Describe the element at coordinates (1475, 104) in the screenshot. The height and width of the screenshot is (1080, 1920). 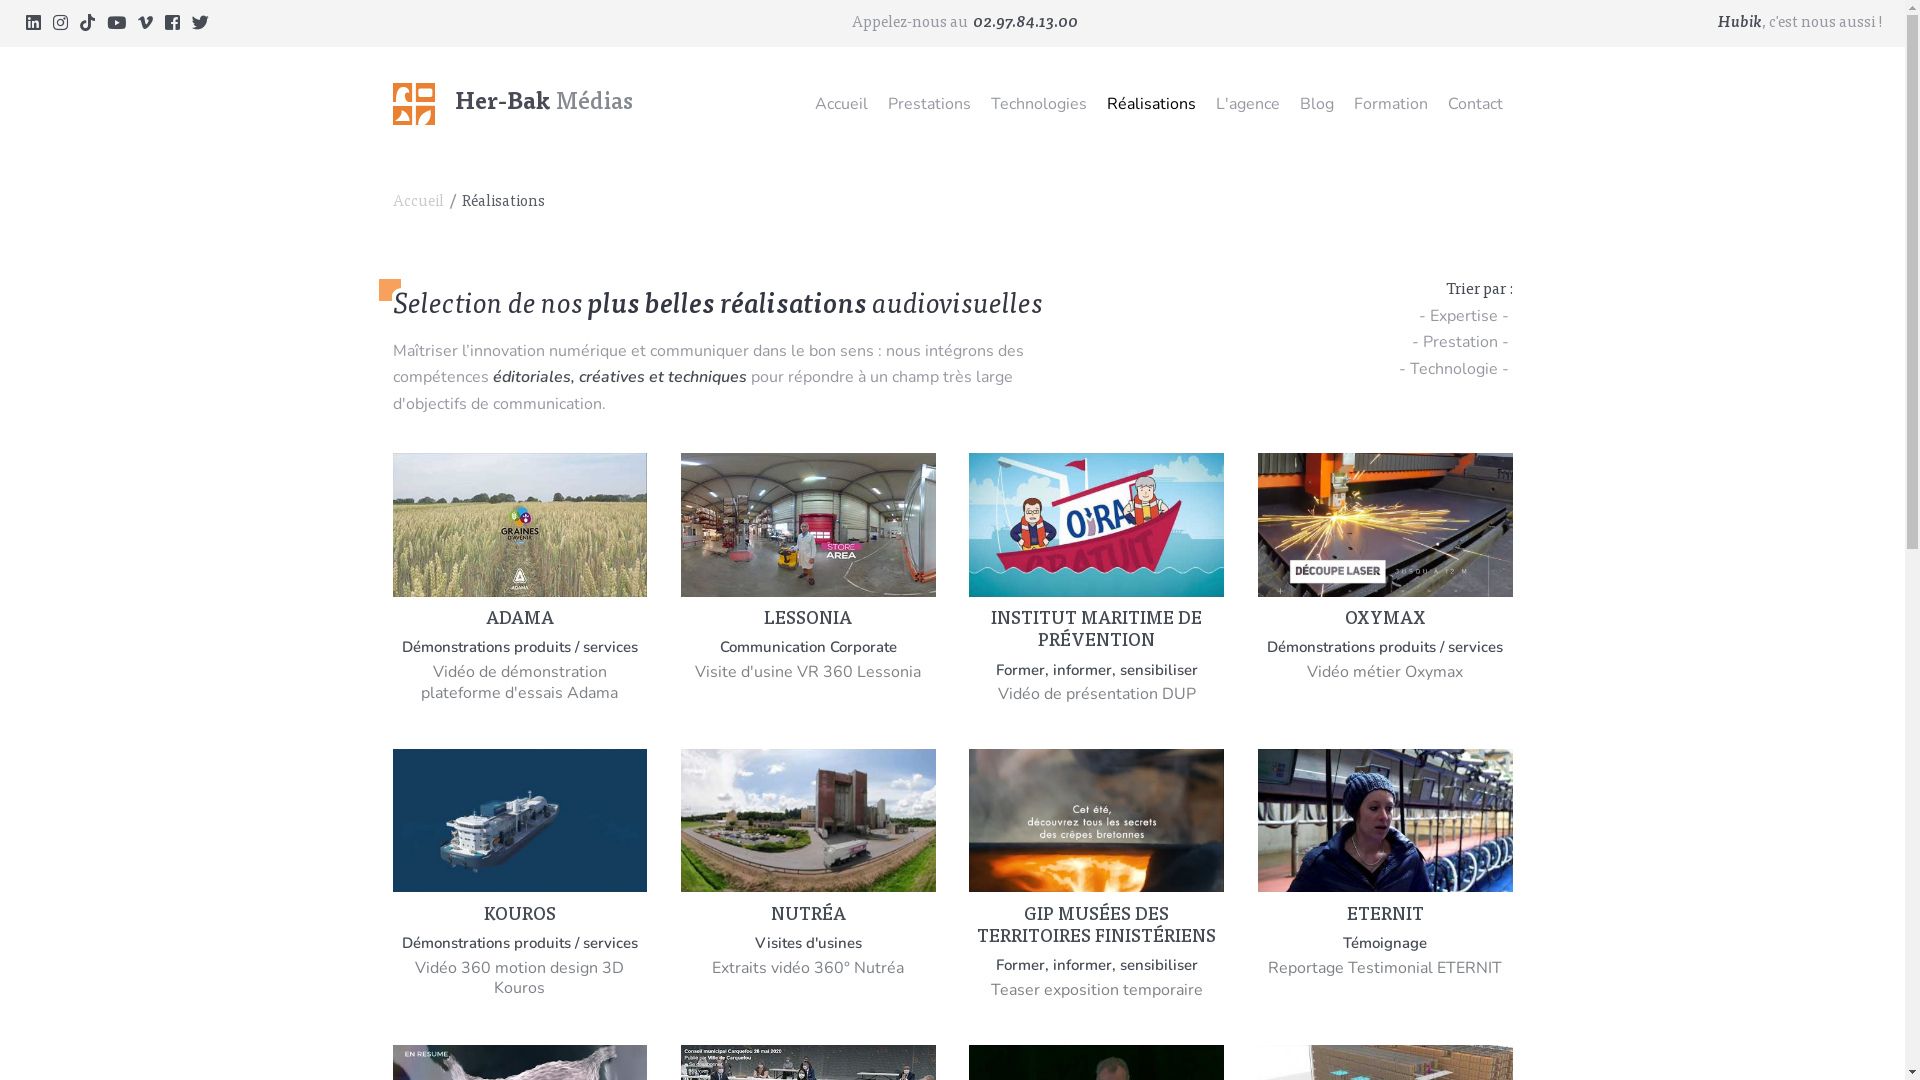
I see `'Contact'` at that location.